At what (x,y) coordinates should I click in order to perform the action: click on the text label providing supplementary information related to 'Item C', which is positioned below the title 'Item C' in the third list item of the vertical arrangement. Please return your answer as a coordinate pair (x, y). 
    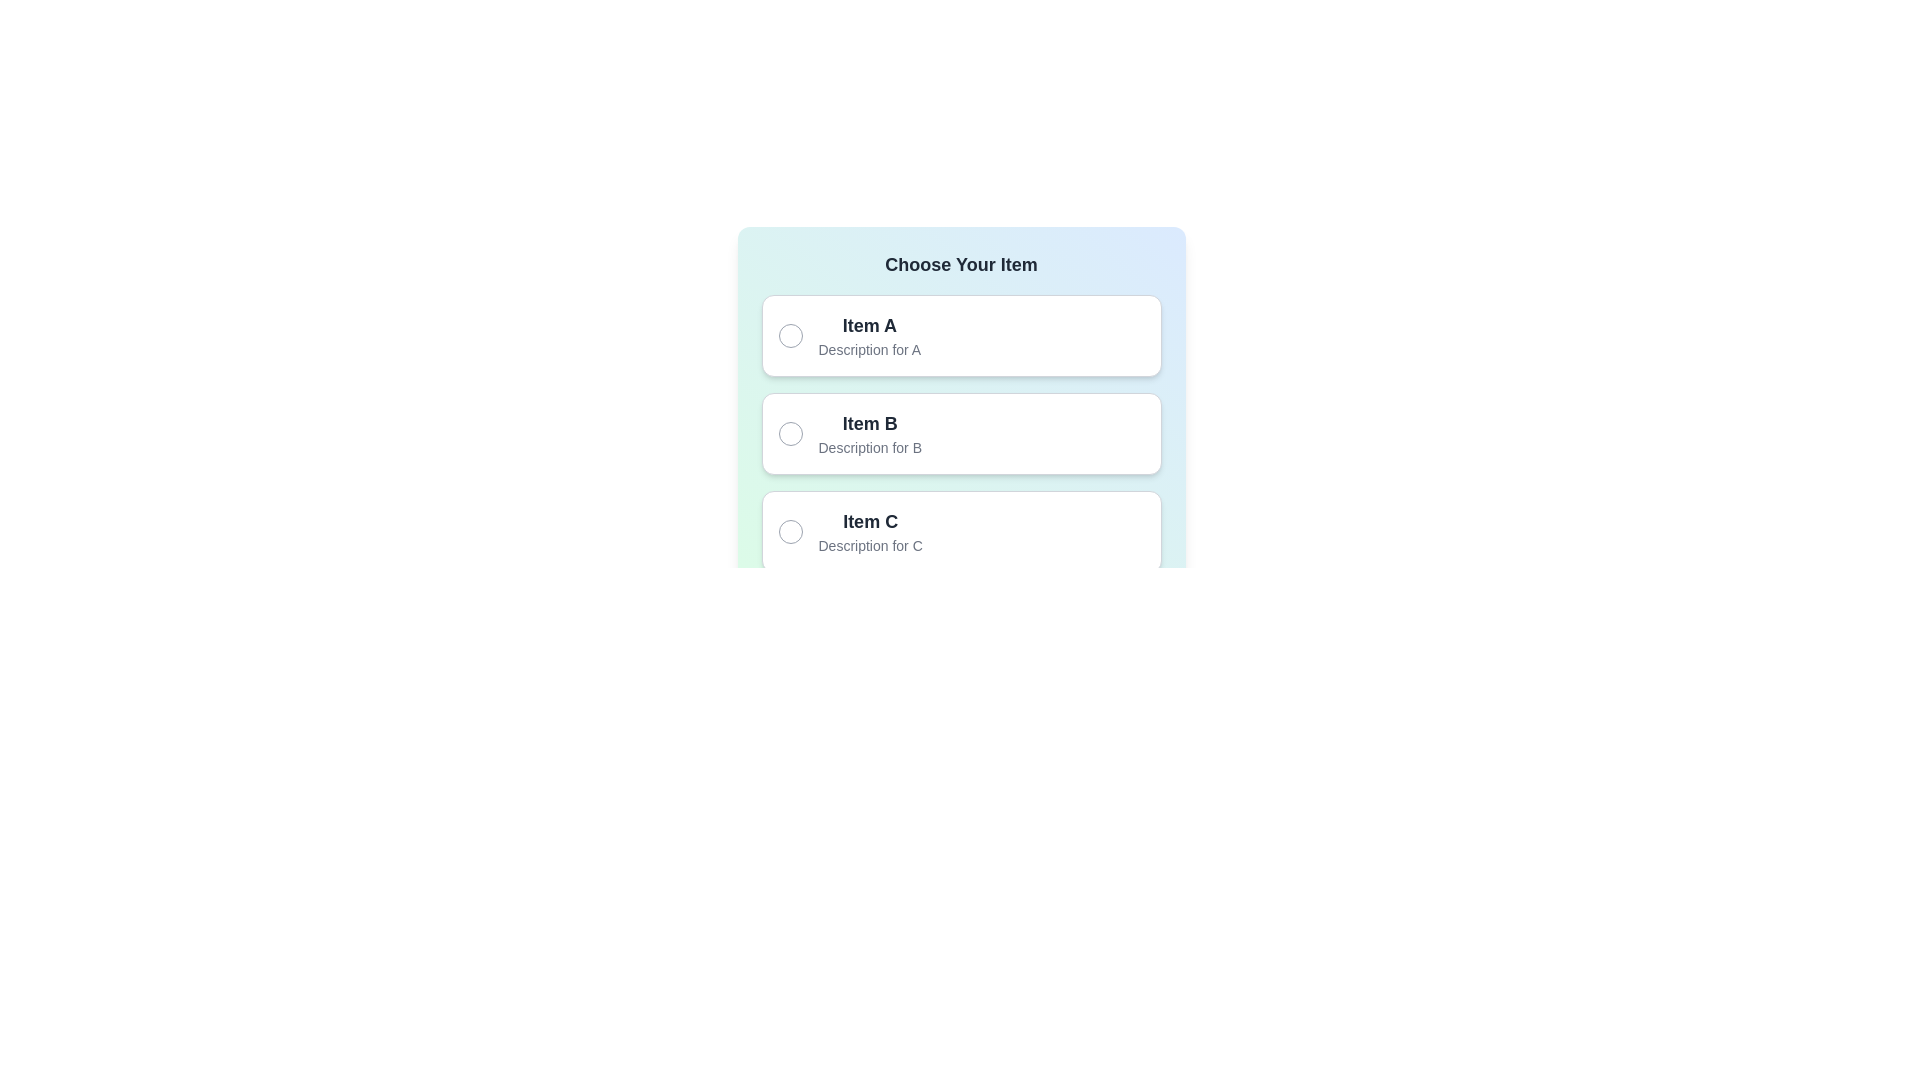
    Looking at the image, I should click on (870, 546).